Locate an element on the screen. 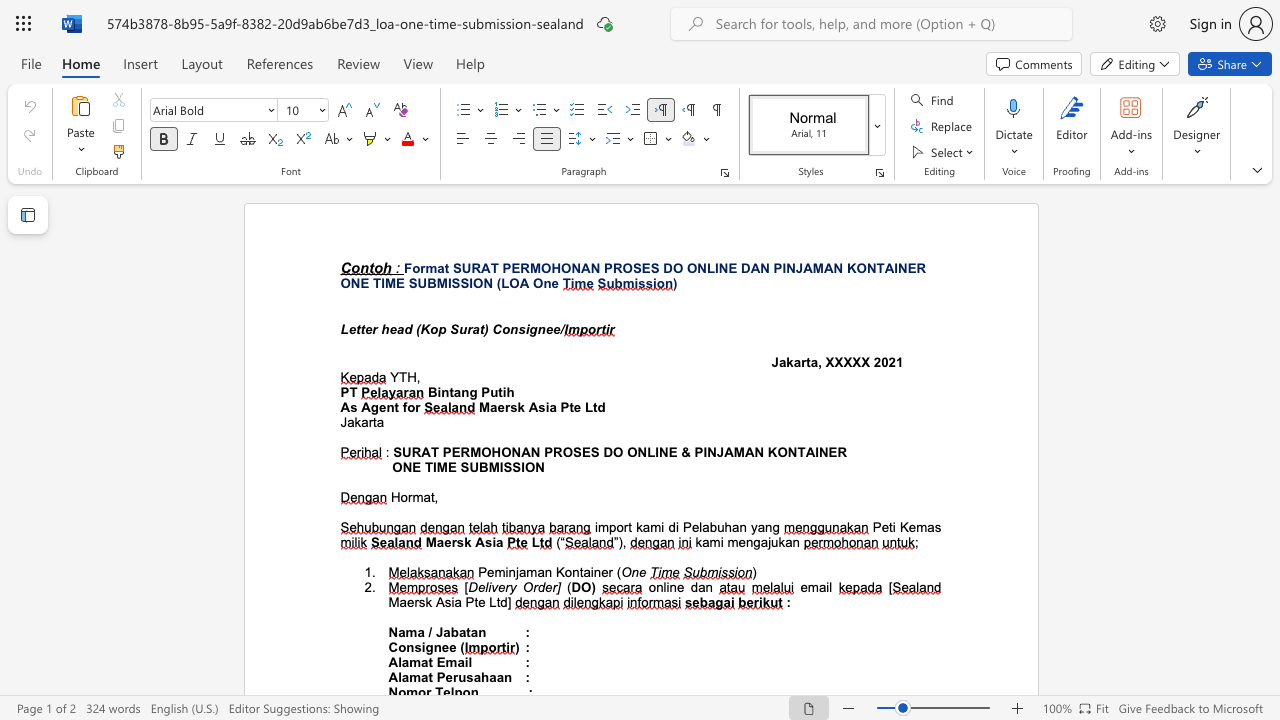 The height and width of the screenshot is (720, 1280). the space between the continuous character "i" and "a" in the text is located at coordinates (497, 542).